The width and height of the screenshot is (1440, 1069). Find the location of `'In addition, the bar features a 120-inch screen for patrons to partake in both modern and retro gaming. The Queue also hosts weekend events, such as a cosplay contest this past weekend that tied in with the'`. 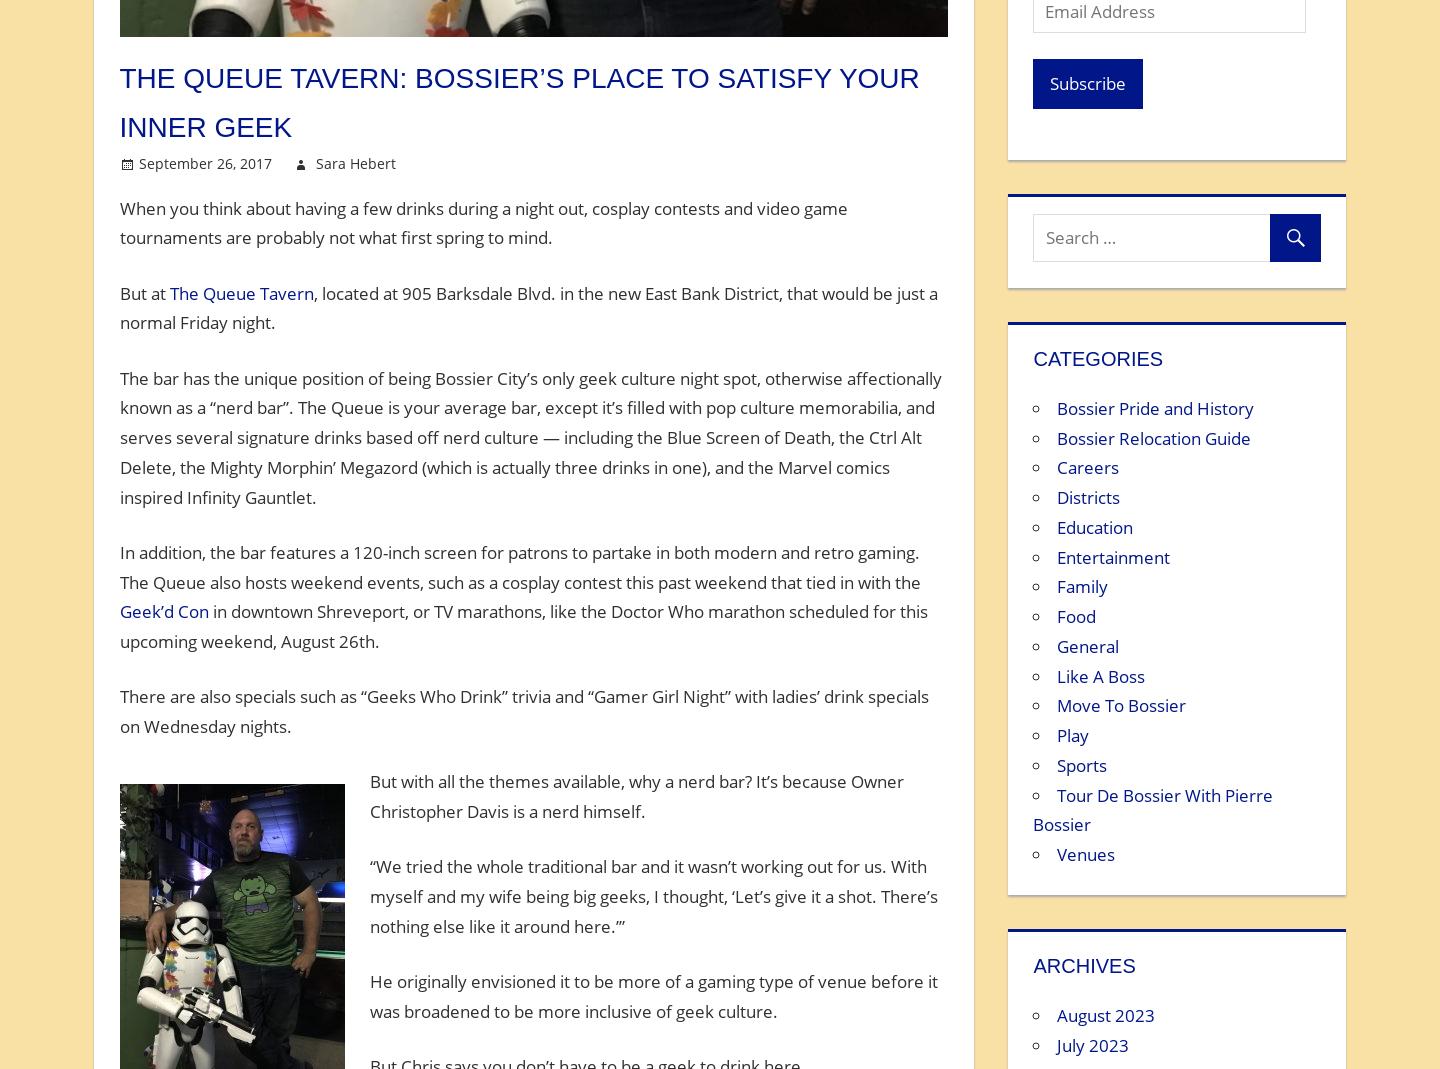

'In addition, the bar features a 120-inch screen for patrons to partake in both modern and retro gaming. The Queue also hosts weekend events, such as a cosplay contest this past weekend that tied in with the' is located at coordinates (518, 566).